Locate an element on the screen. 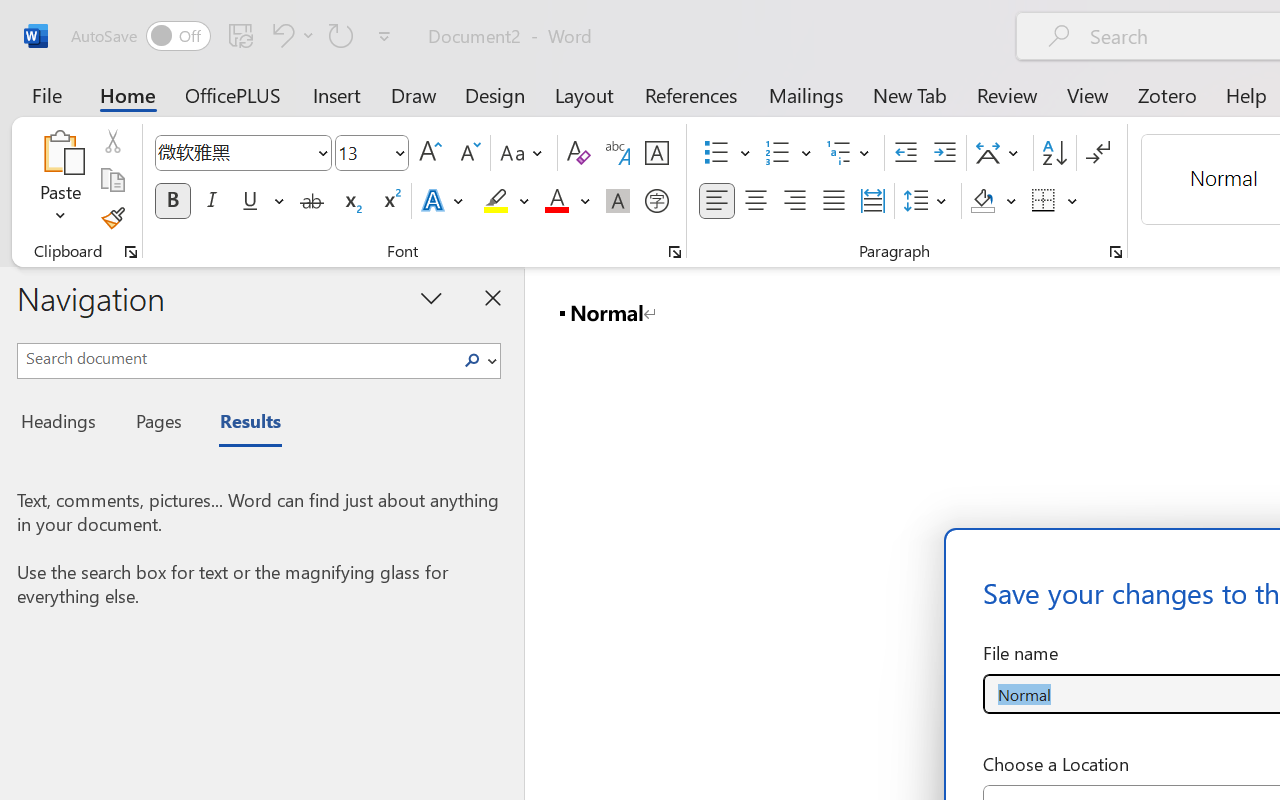 This screenshot has width=1280, height=800. 'Font...' is located at coordinates (675, 251).